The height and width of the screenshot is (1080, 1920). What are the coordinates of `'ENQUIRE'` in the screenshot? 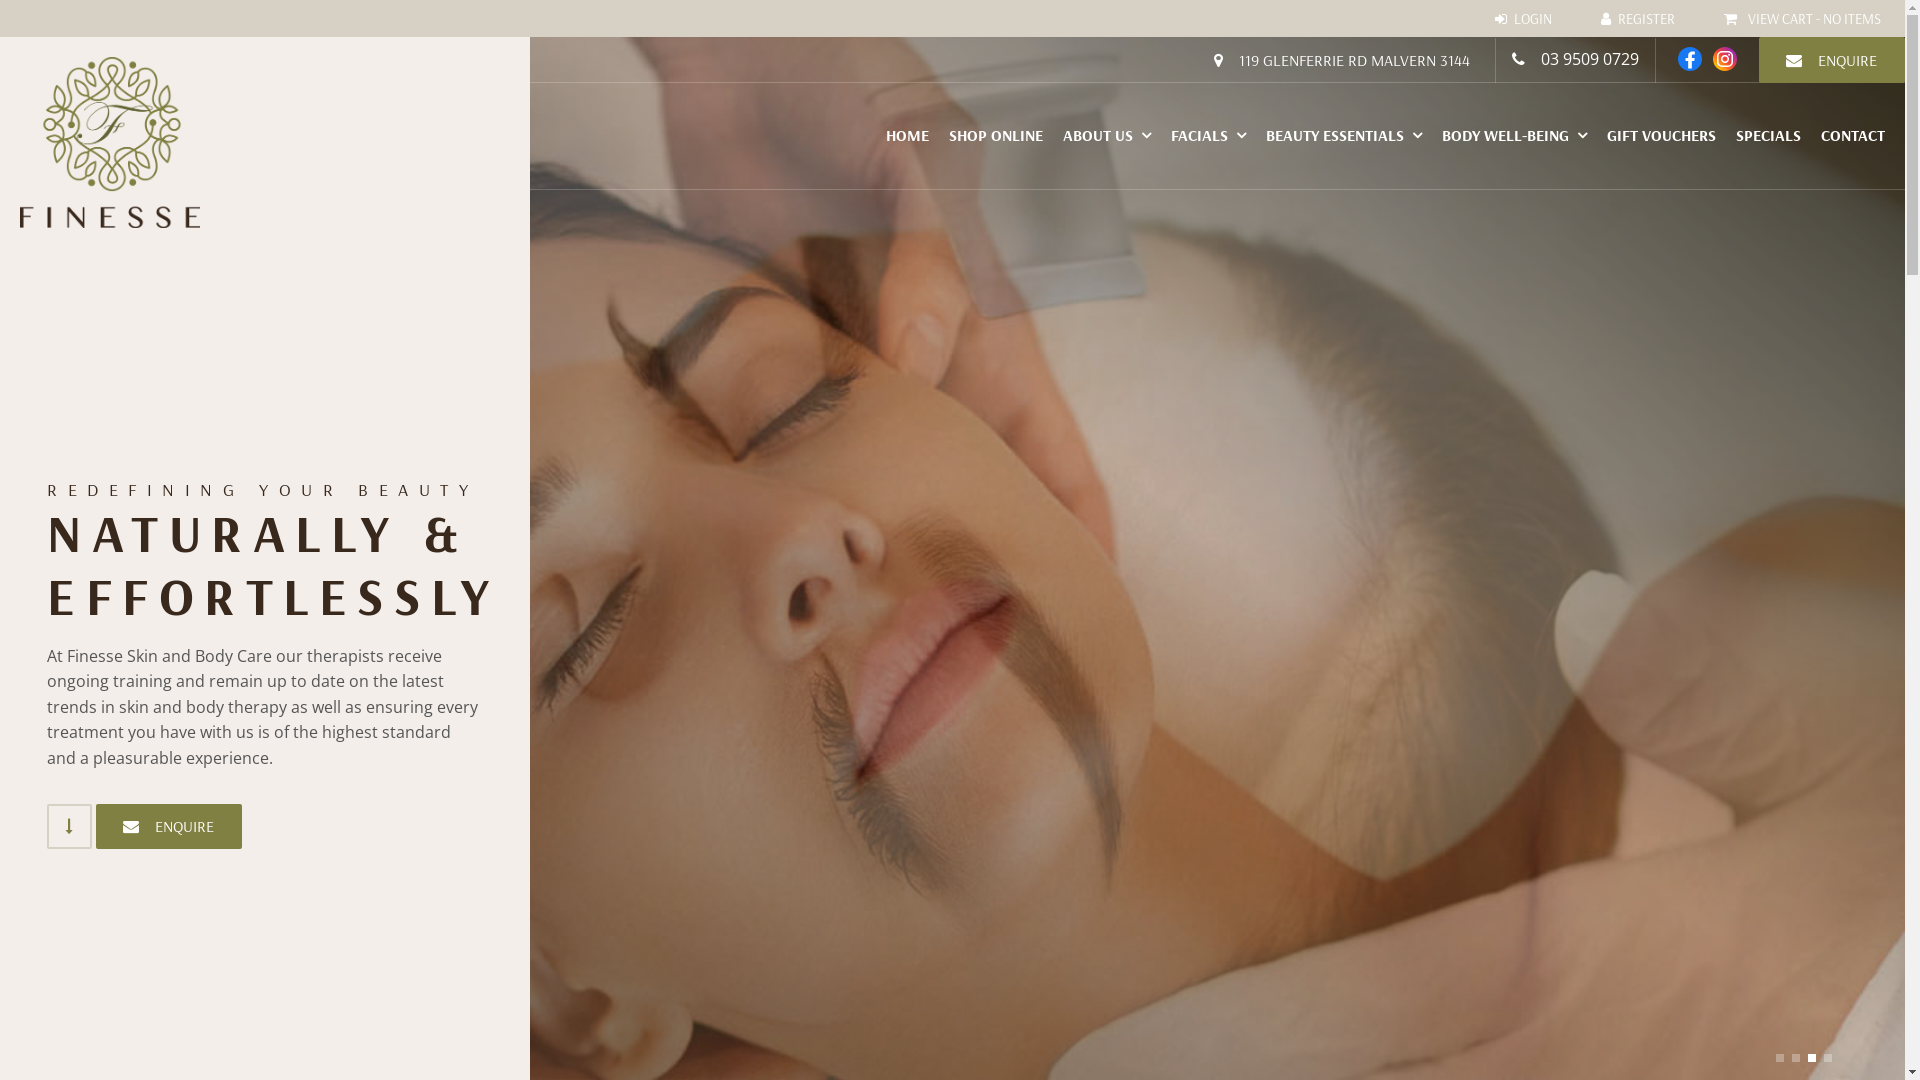 It's located at (1832, 59).